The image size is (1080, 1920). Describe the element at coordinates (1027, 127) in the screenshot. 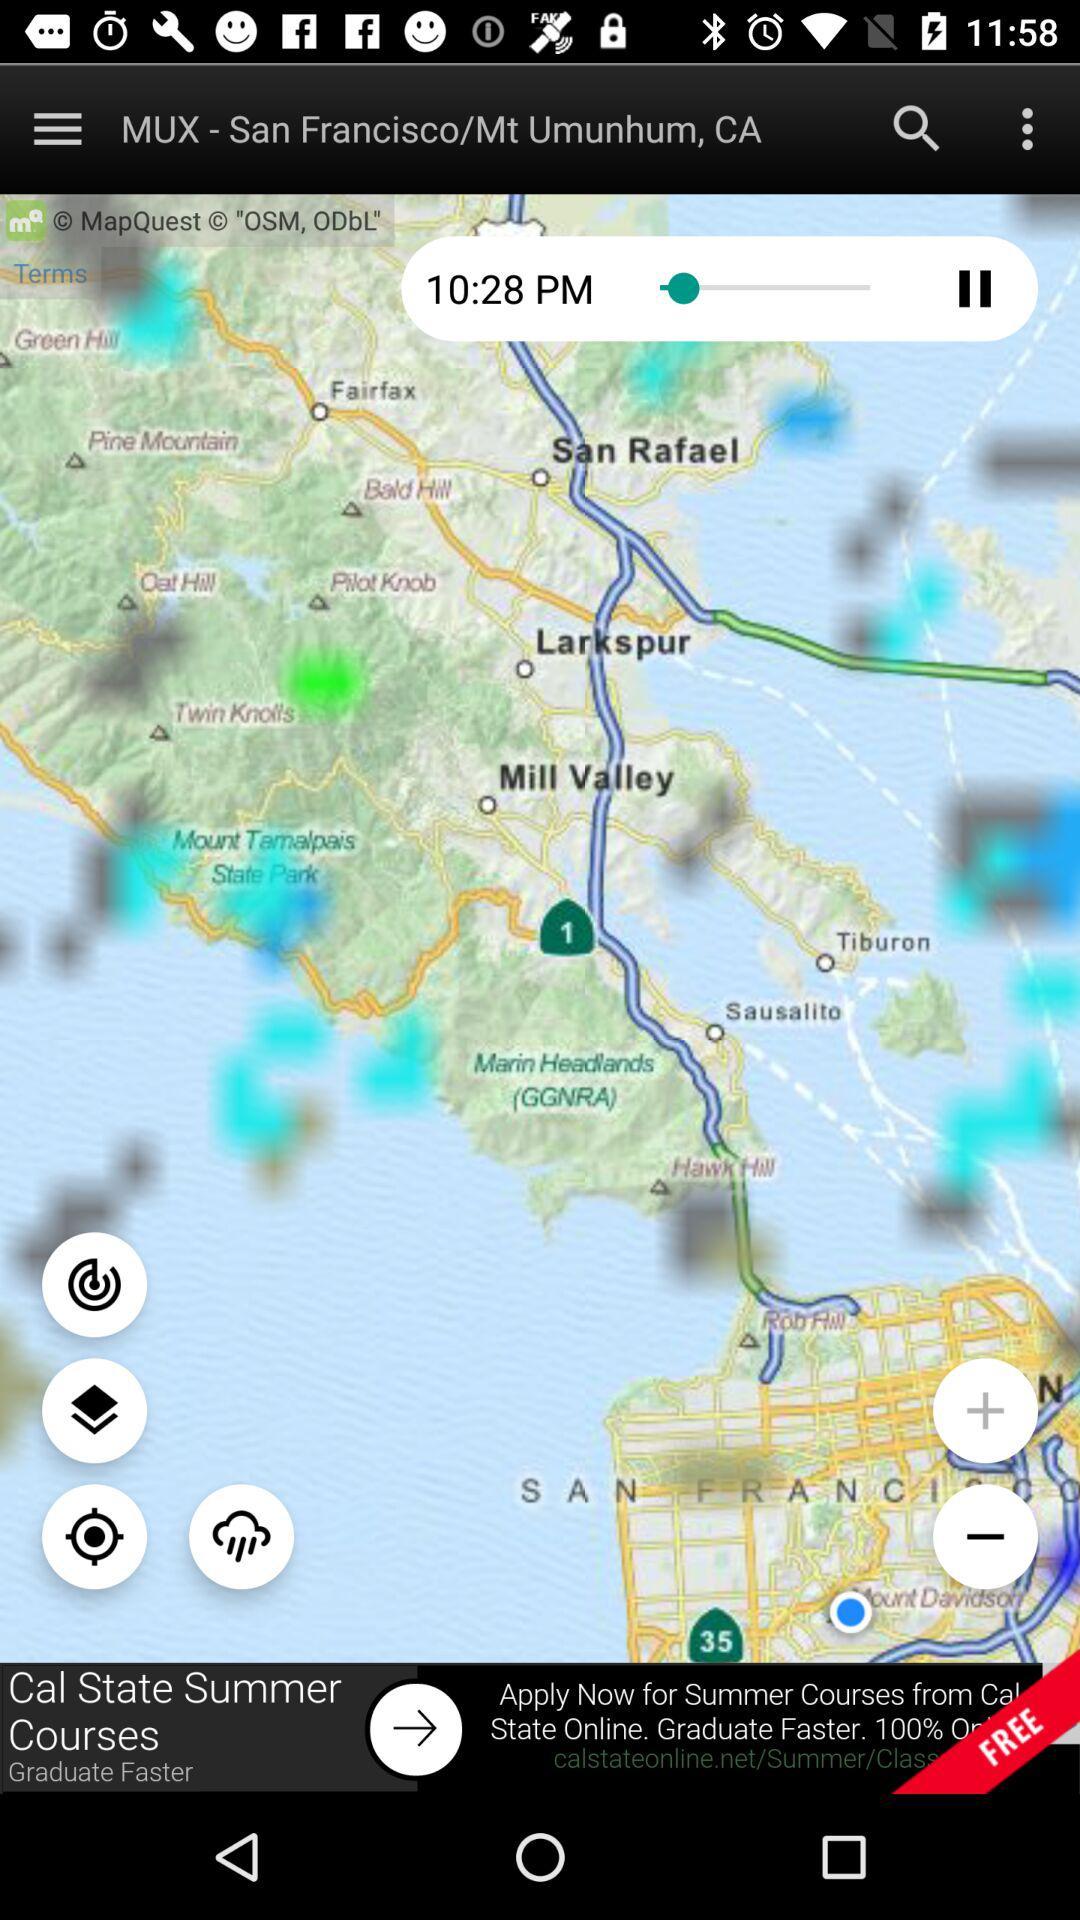

I see `menu button` at that location.